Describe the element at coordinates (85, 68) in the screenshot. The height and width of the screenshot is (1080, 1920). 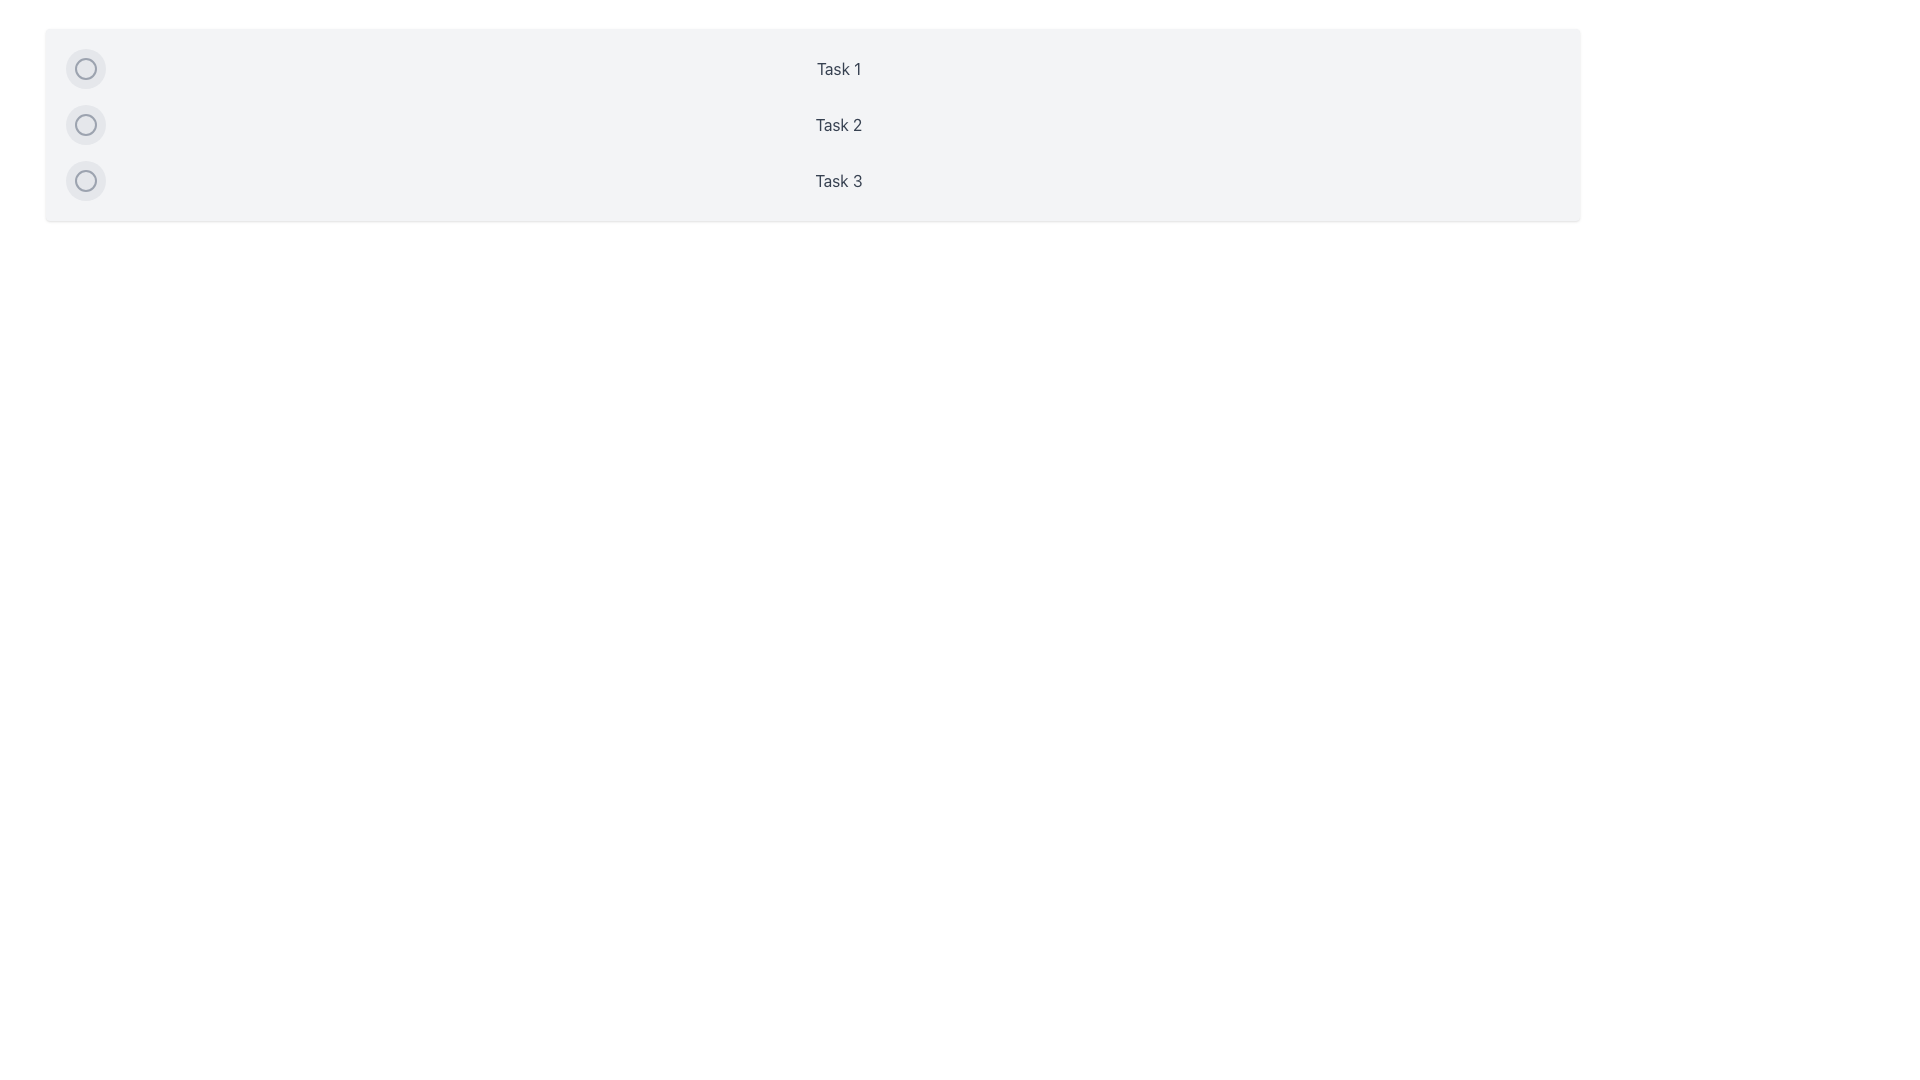
I see `the first circular SVG graphic element with a light gray border located in the top-left portion of the interface` at that location.